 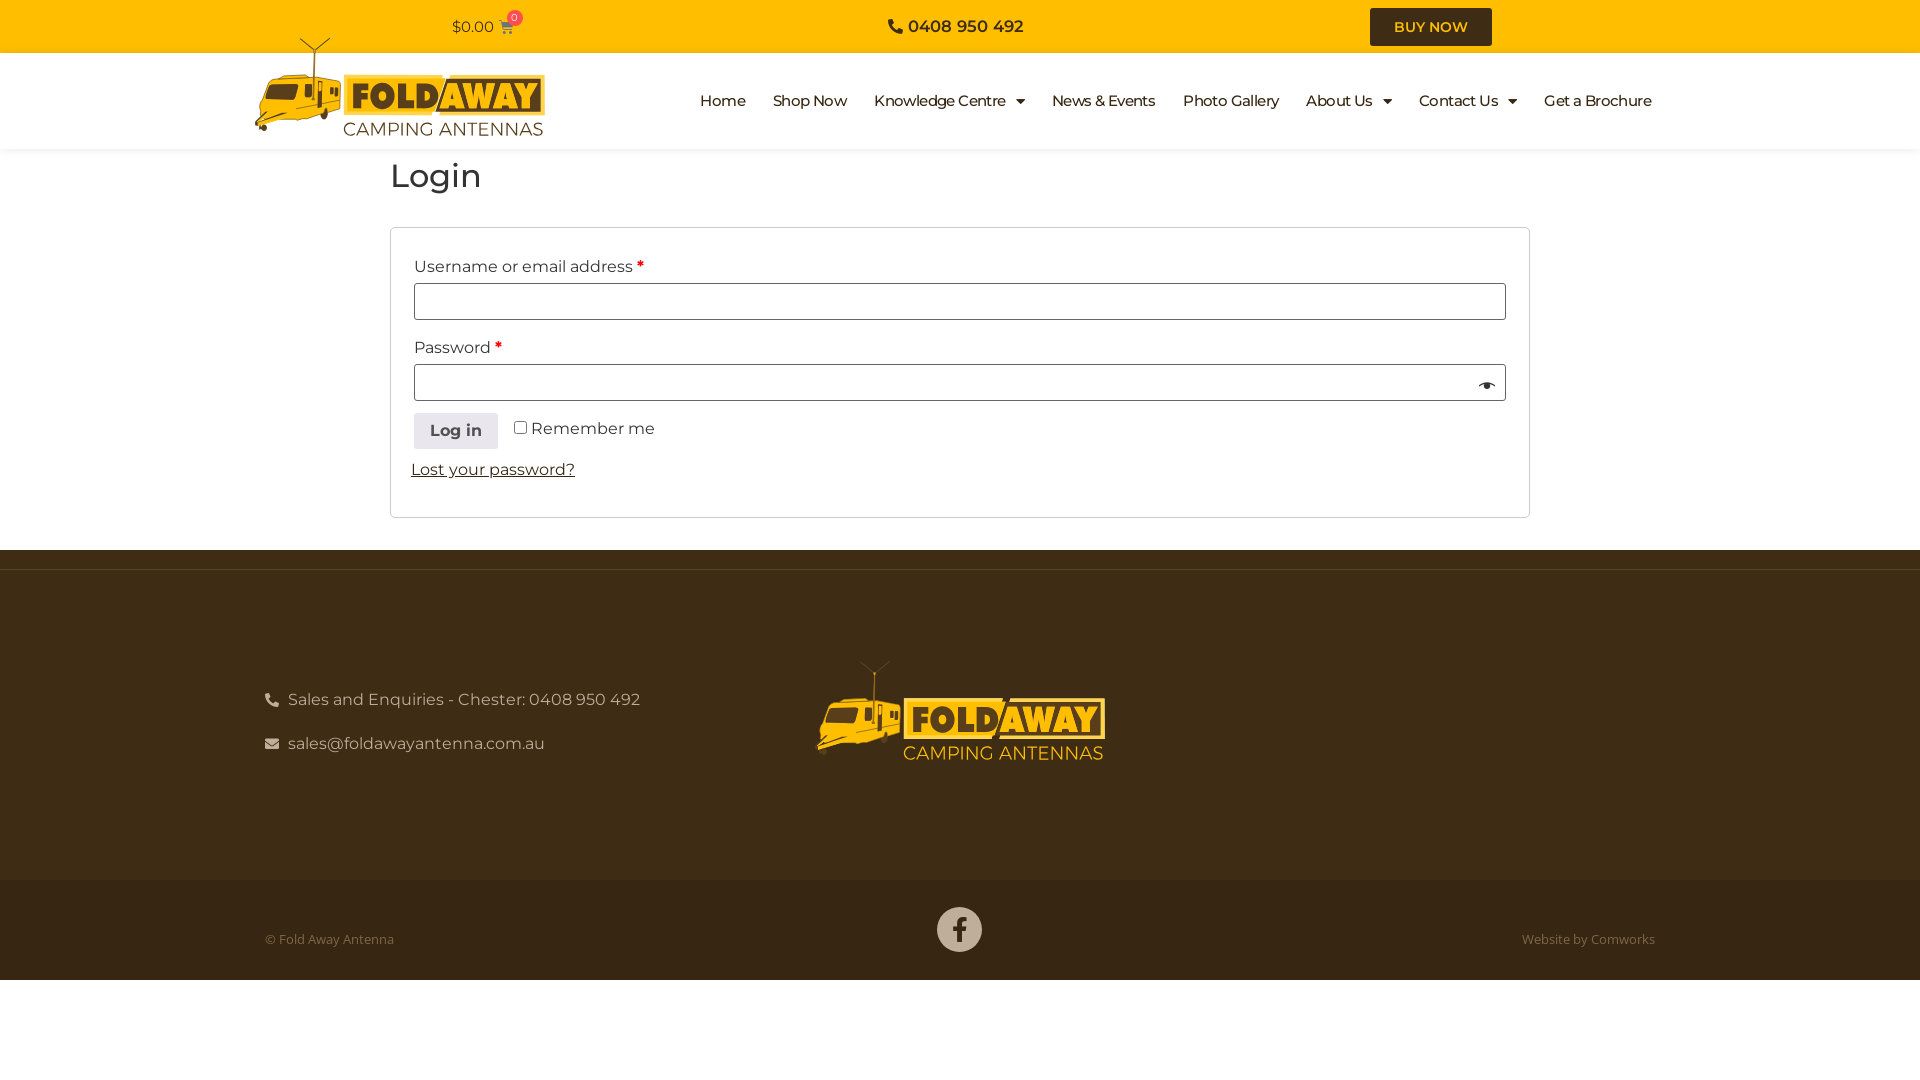 What do you see at coordinates (1229, 100) in the screenshot?
I see `'Photo Gallery'` at bounding box center [1229, 100].